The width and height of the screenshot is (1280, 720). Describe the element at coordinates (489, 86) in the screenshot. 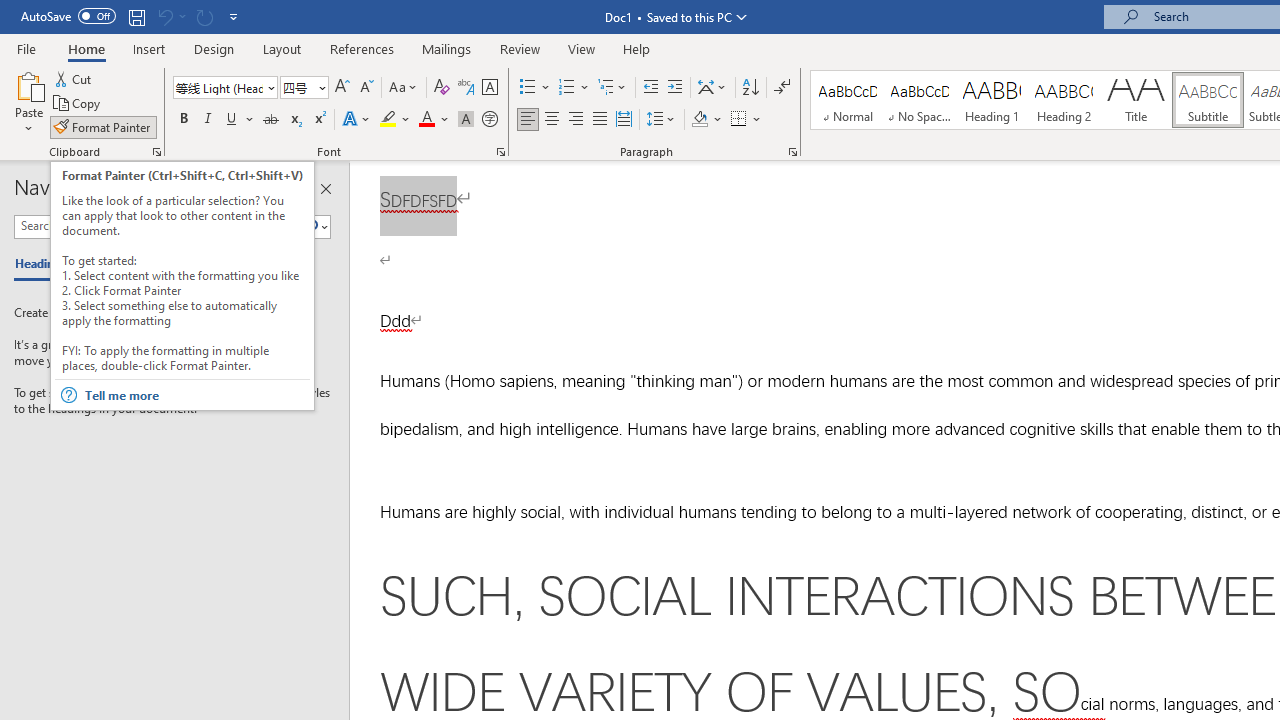

I see `'Character Border'` at that location.